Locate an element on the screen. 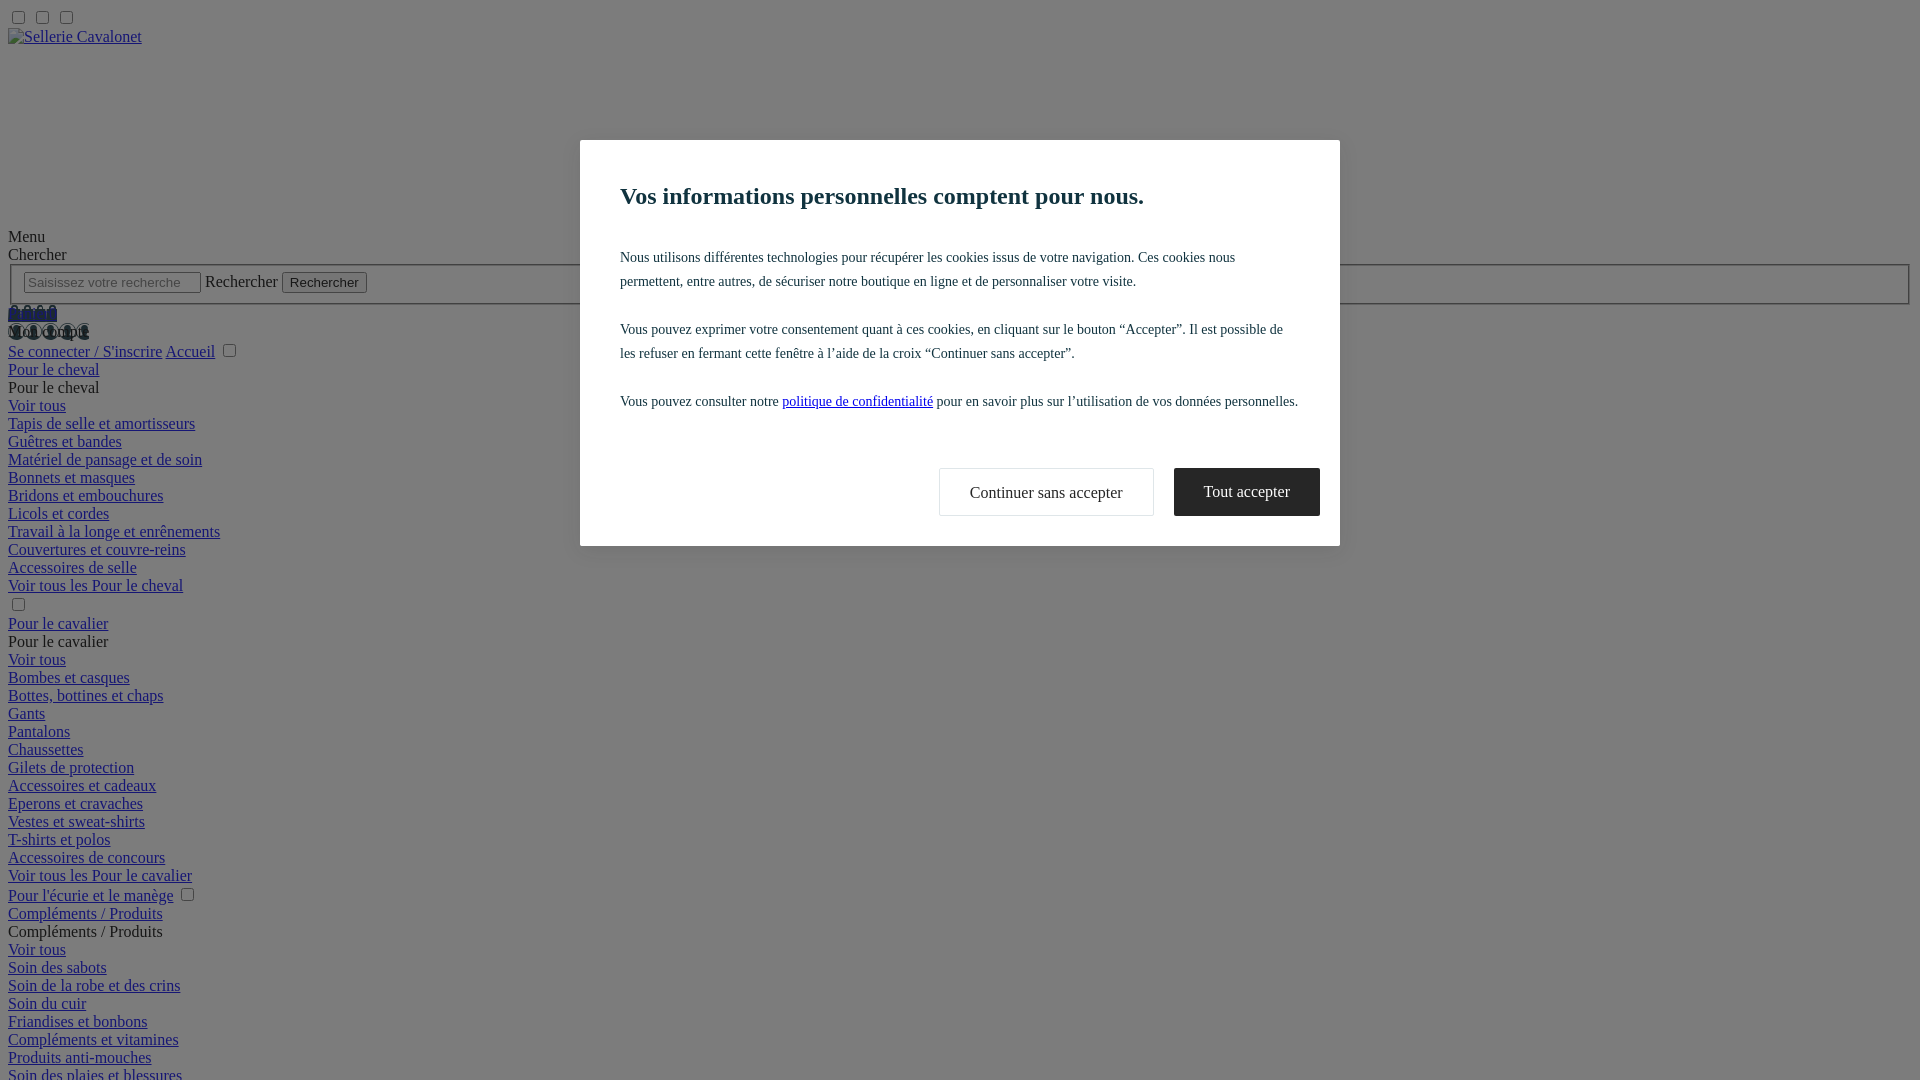 The height and width of the screenshot is (1080, 1920). 'Soin des sabots' is located at coordinates (8, 966).